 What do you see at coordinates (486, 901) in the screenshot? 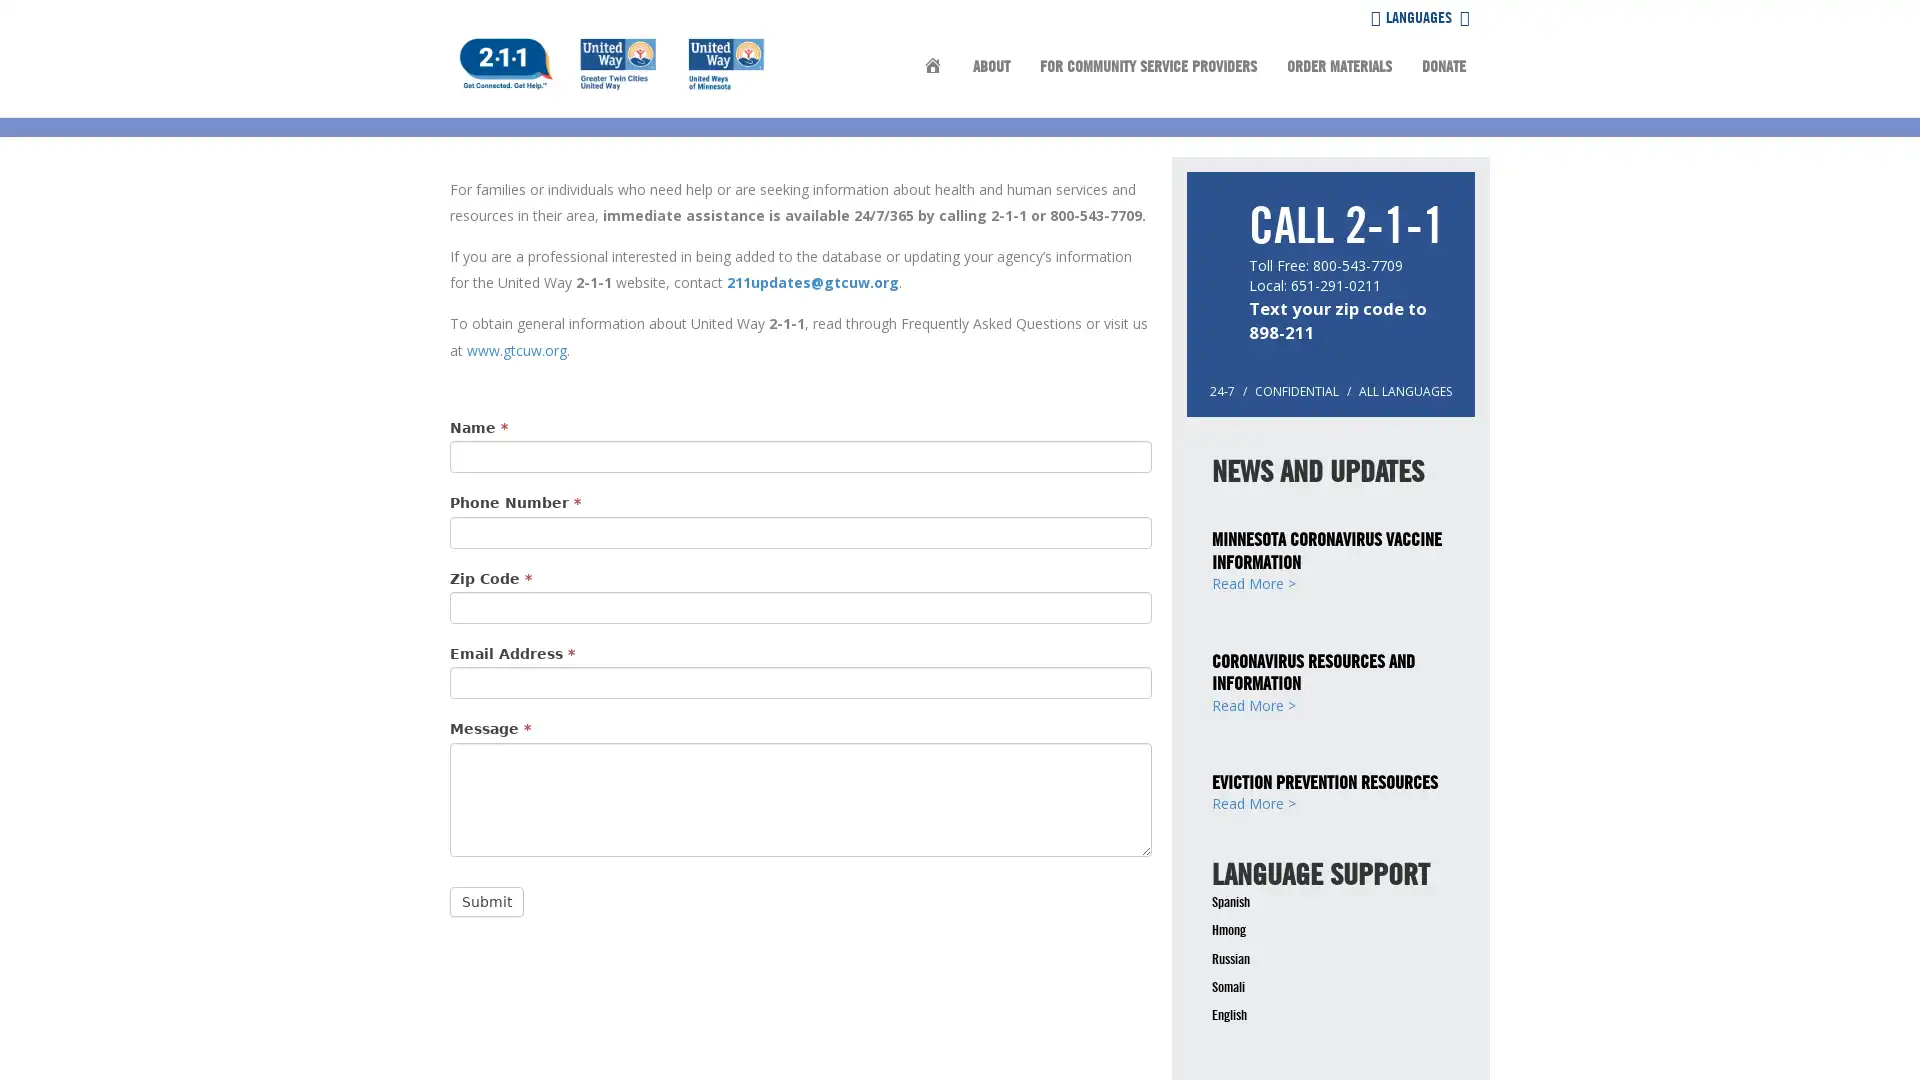
I see `Submit` at bounding box center [486, 901].